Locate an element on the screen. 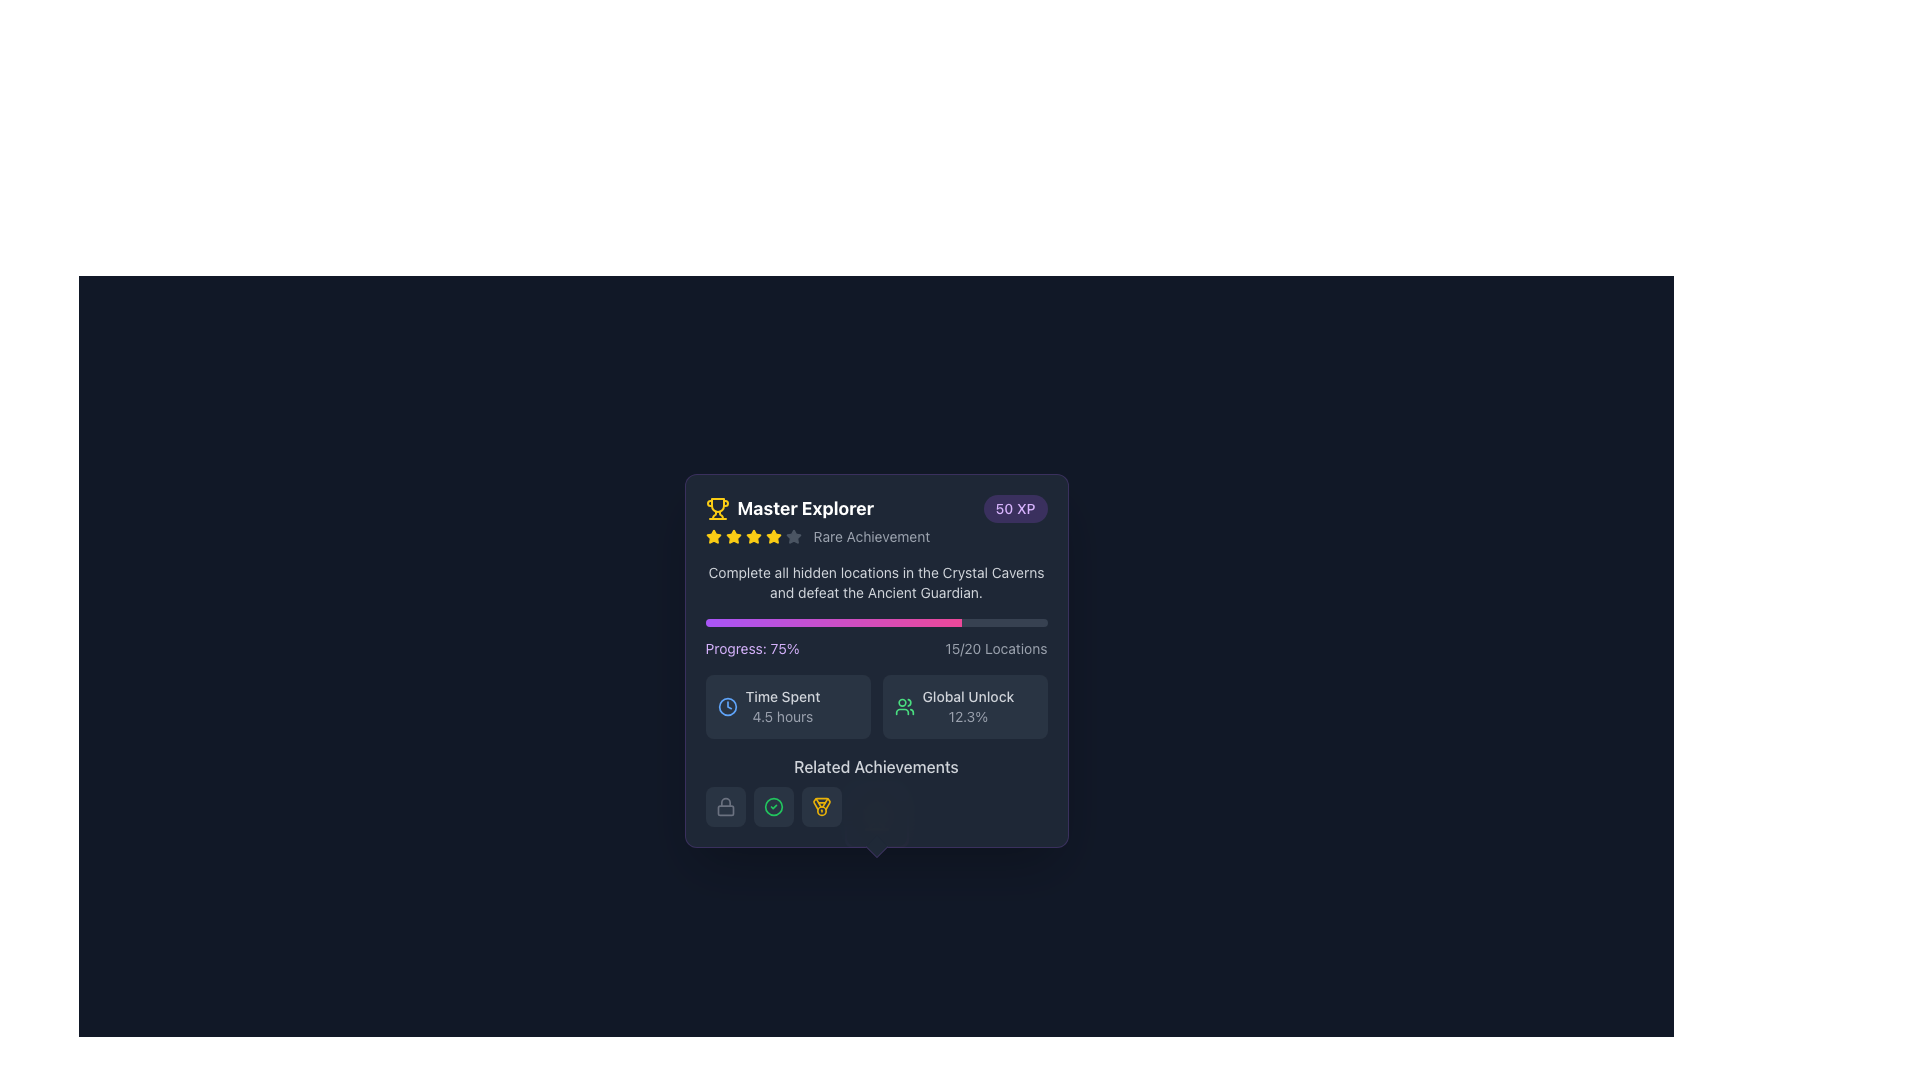 The image size is (1920, 1080). the state of the fourth star icon in the rating system under the title 'Master Explorer' is located at coordinates (792, 535).